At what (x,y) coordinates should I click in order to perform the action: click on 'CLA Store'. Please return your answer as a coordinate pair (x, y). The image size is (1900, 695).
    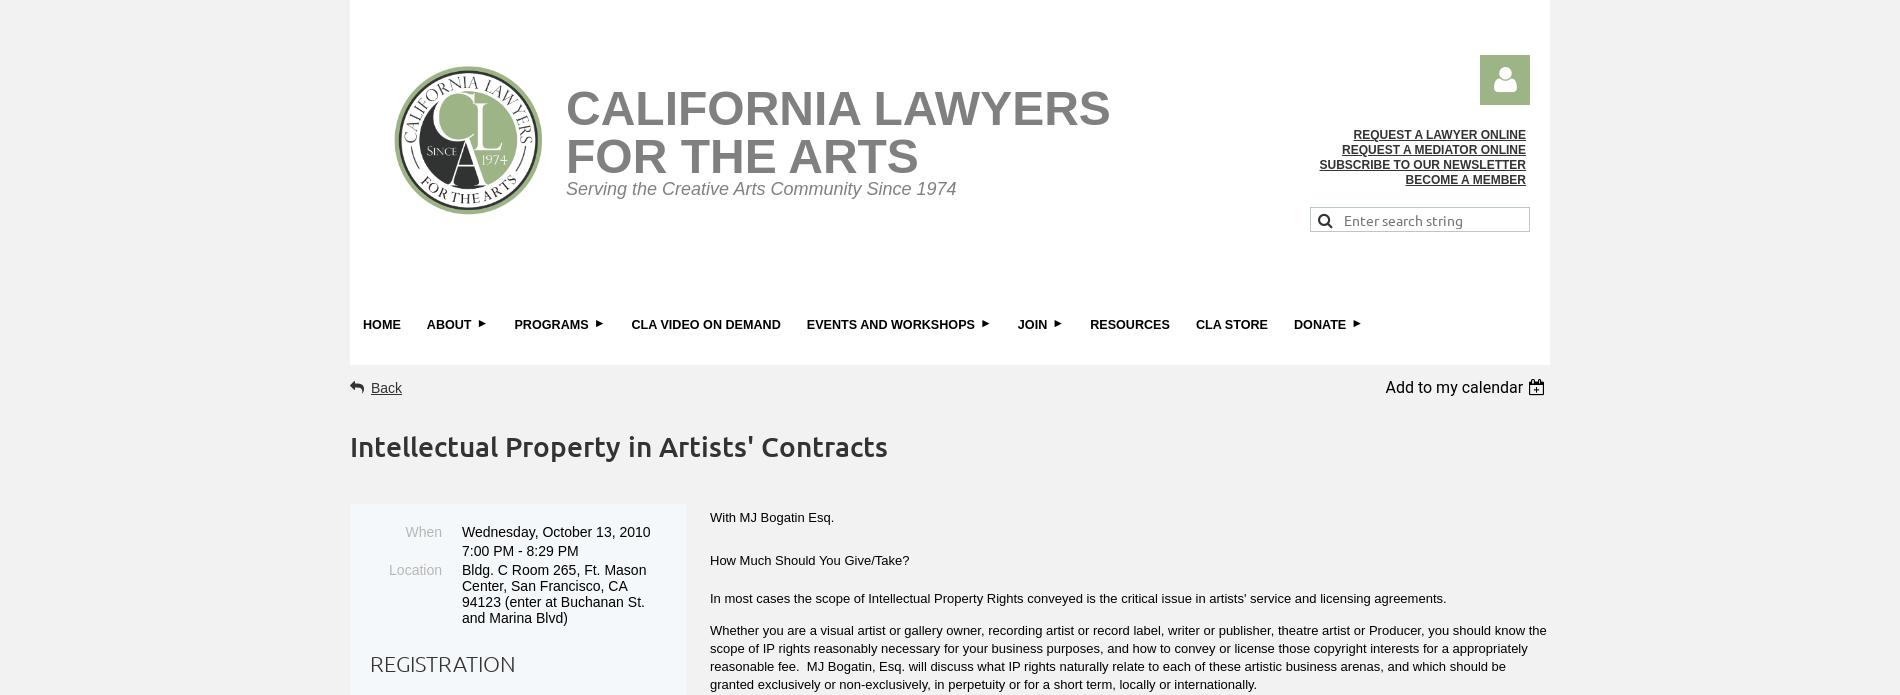
    Looking at the image, I should click on (1230, 324).